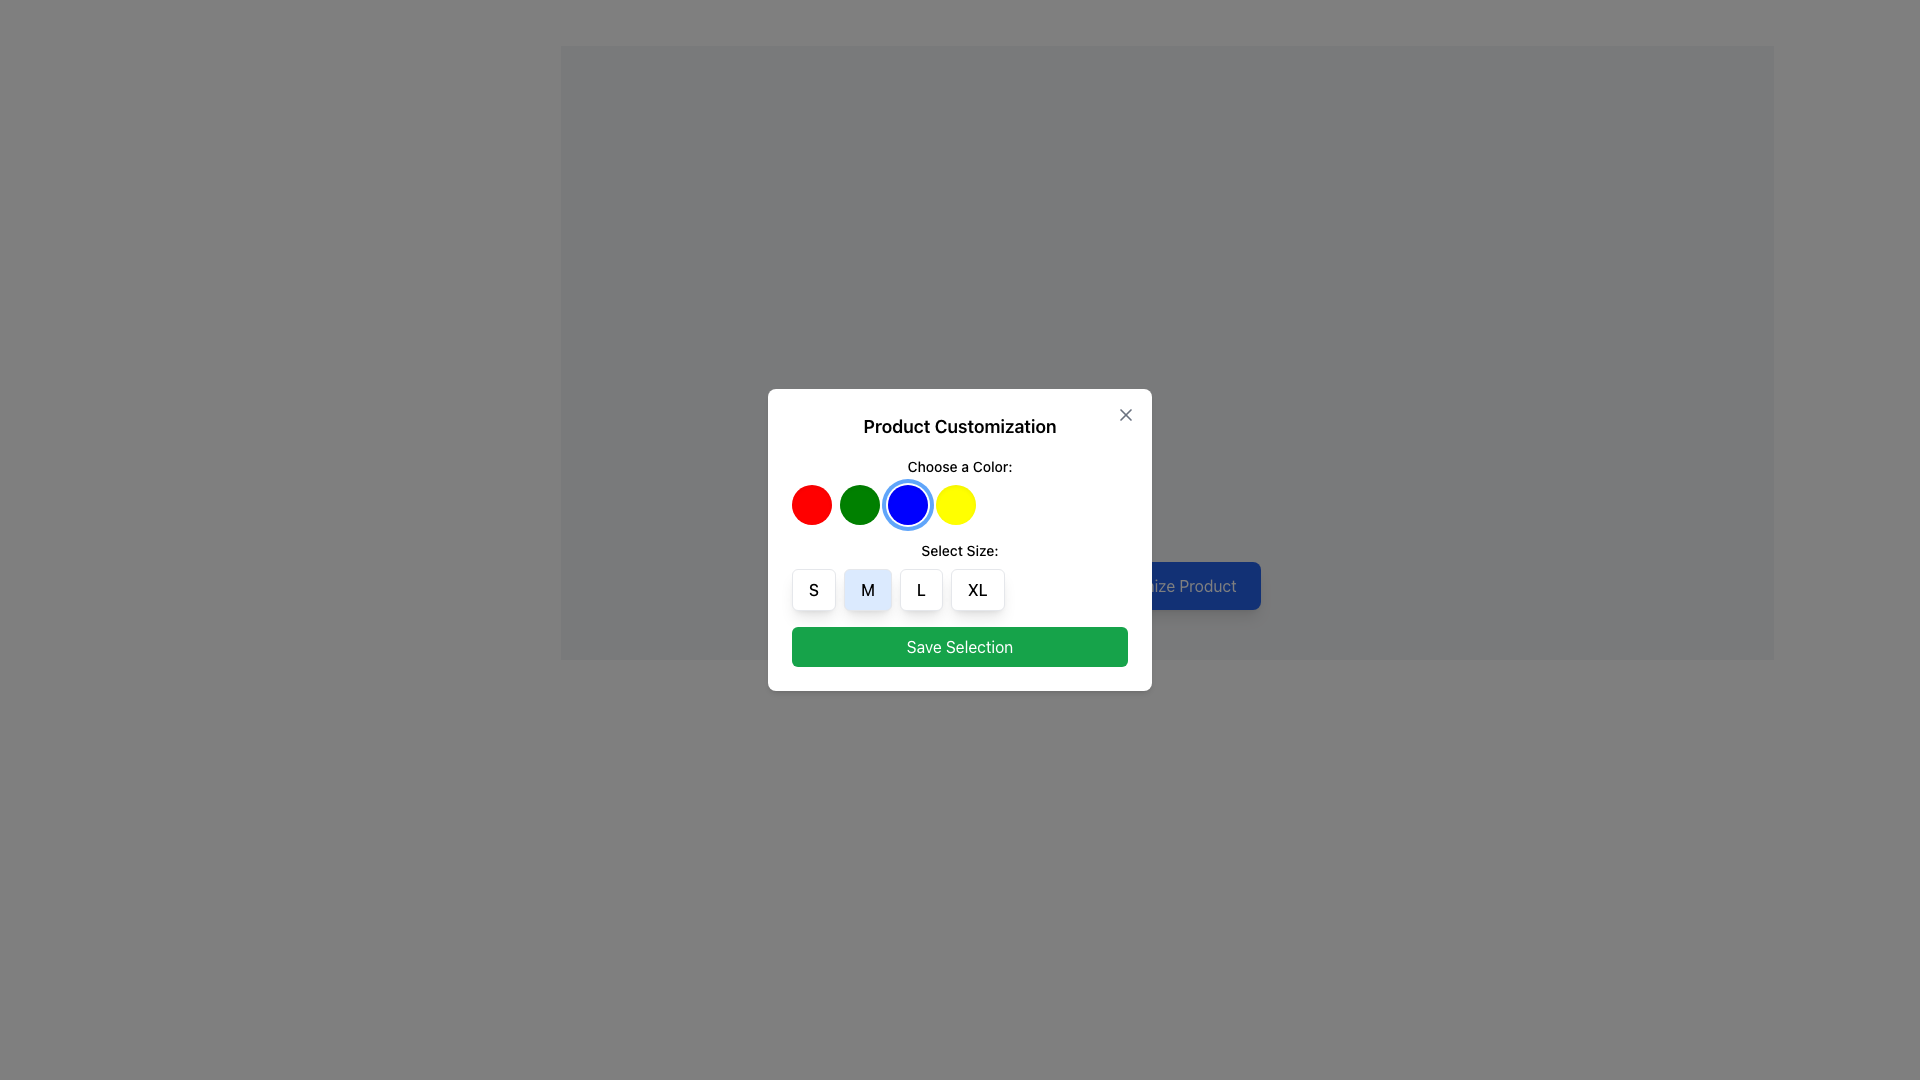 The width and height of the screenshot is (1920, 1080). I want to click on the rightmost circular color selection button to choose the yellow color option in the 'Product Customization' panel, so click(954, 504).